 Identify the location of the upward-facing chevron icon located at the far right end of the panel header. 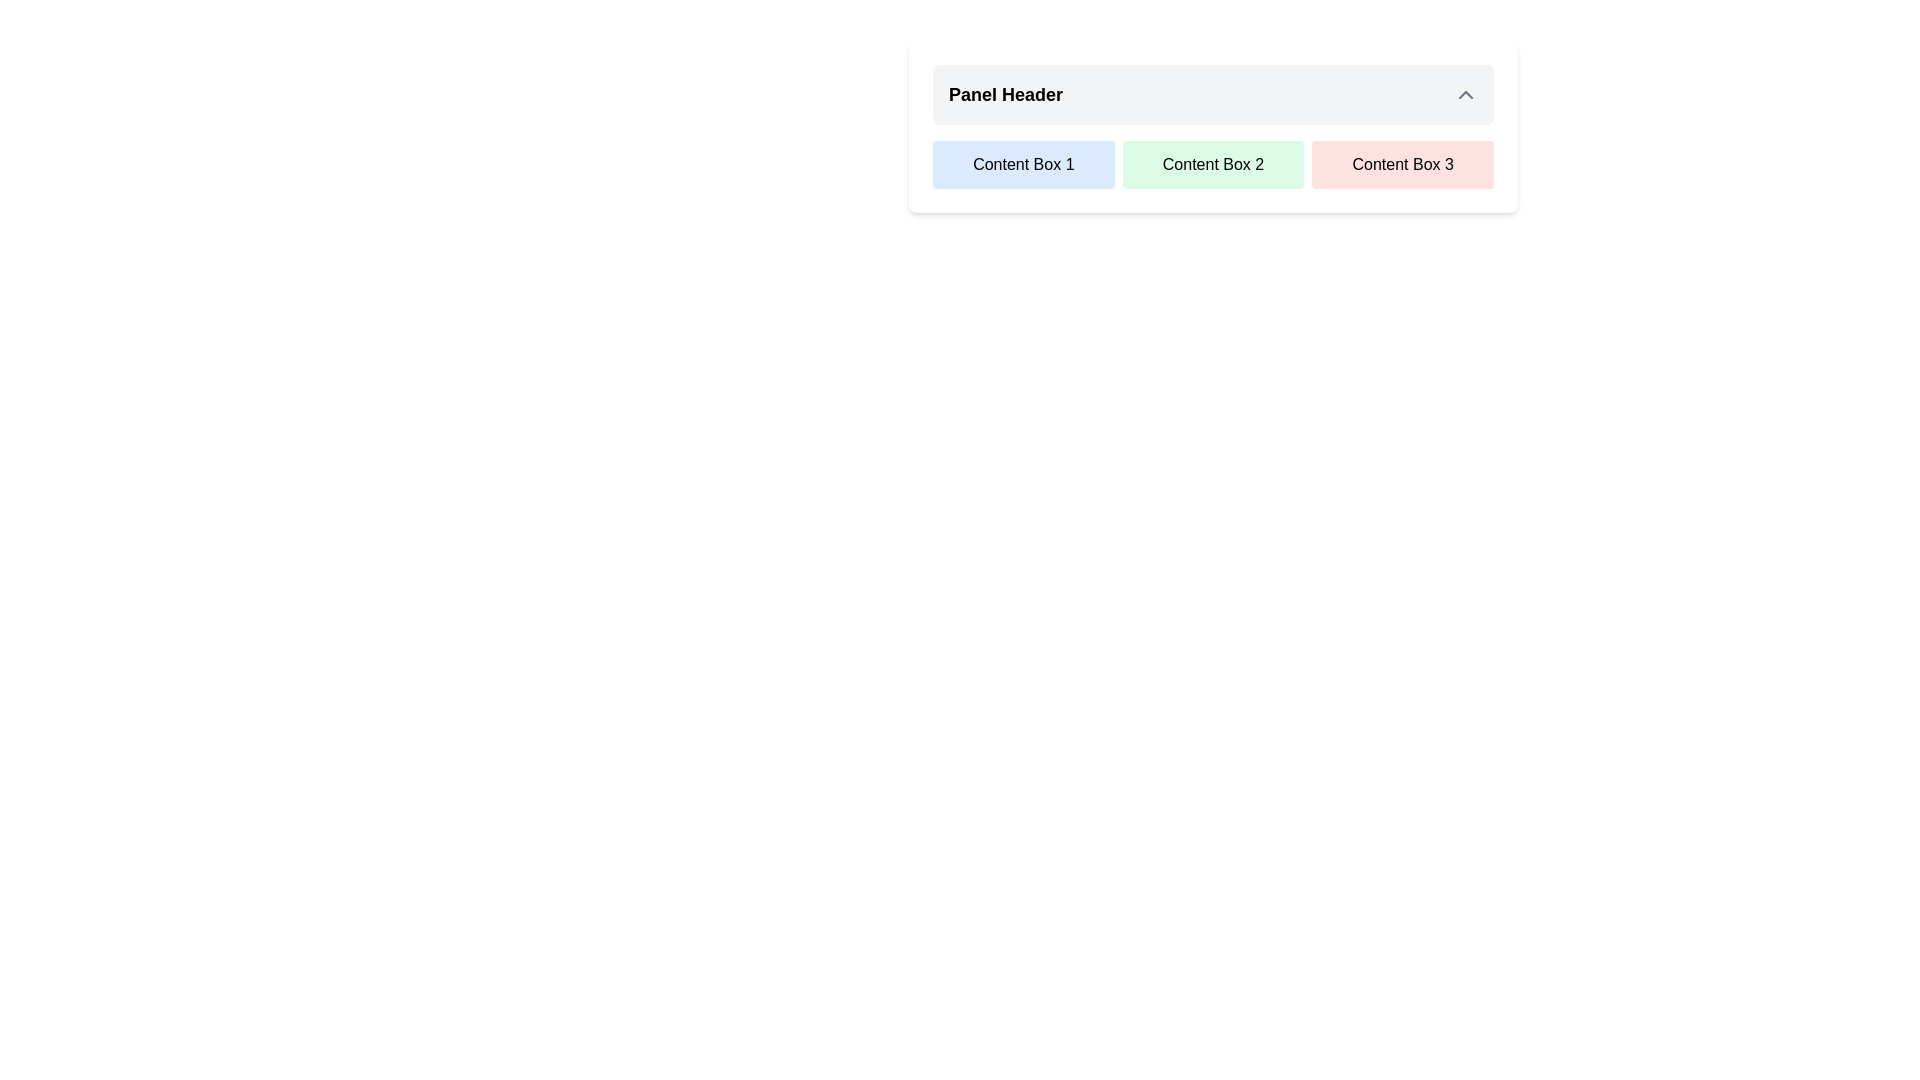
(1465, 95).